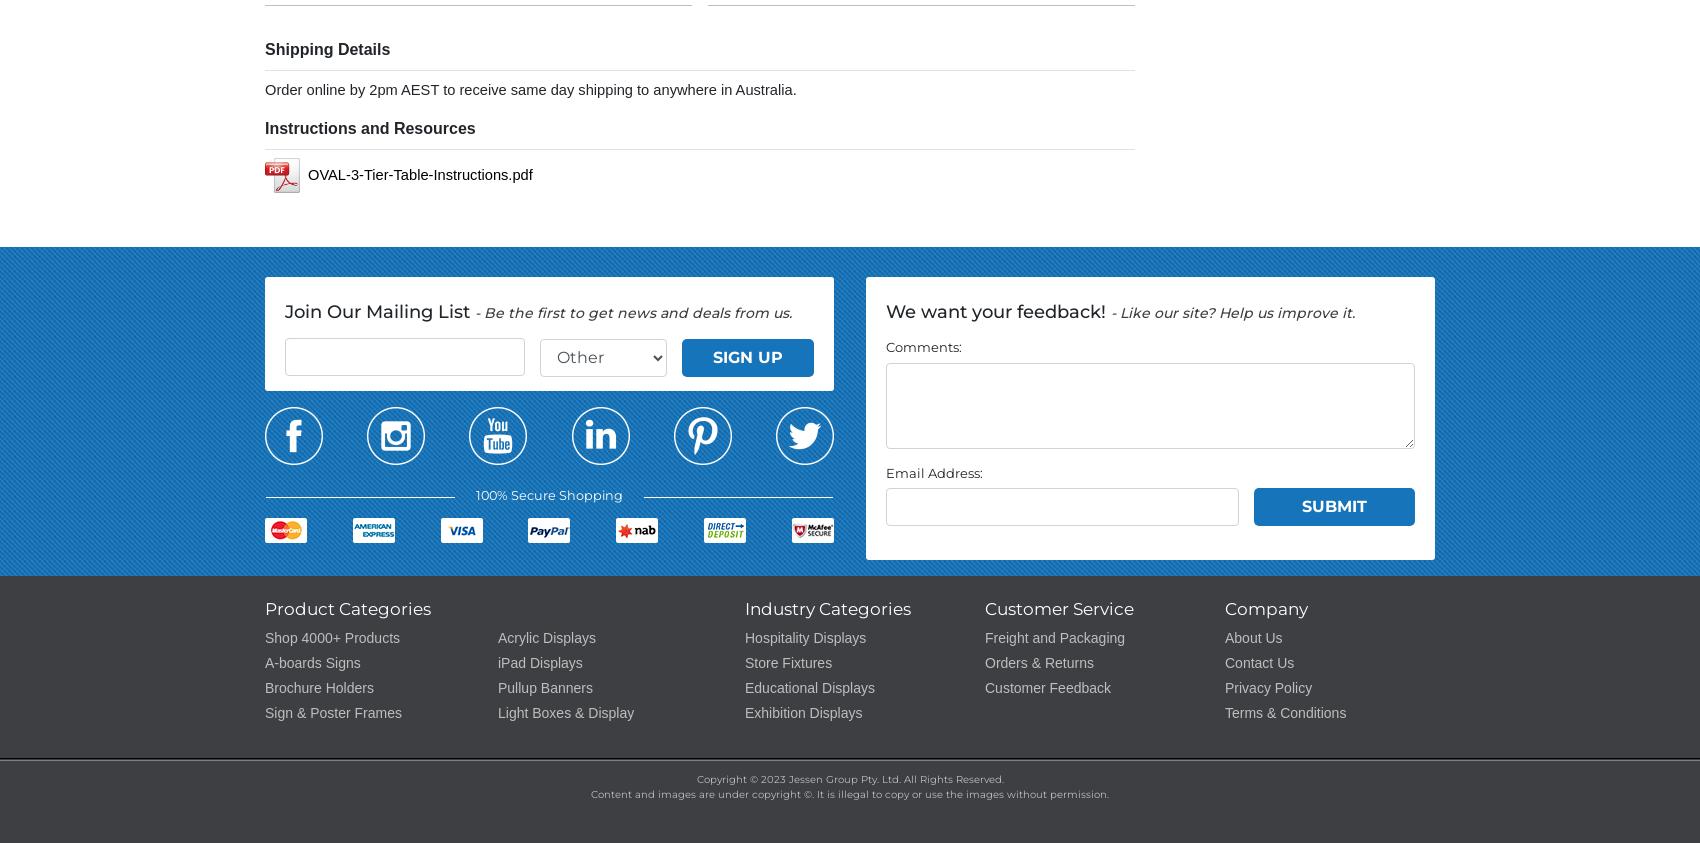  Describe the element at coordinates (787, 662) in the screenshot. I see `'Store Fixtures'` at that location.